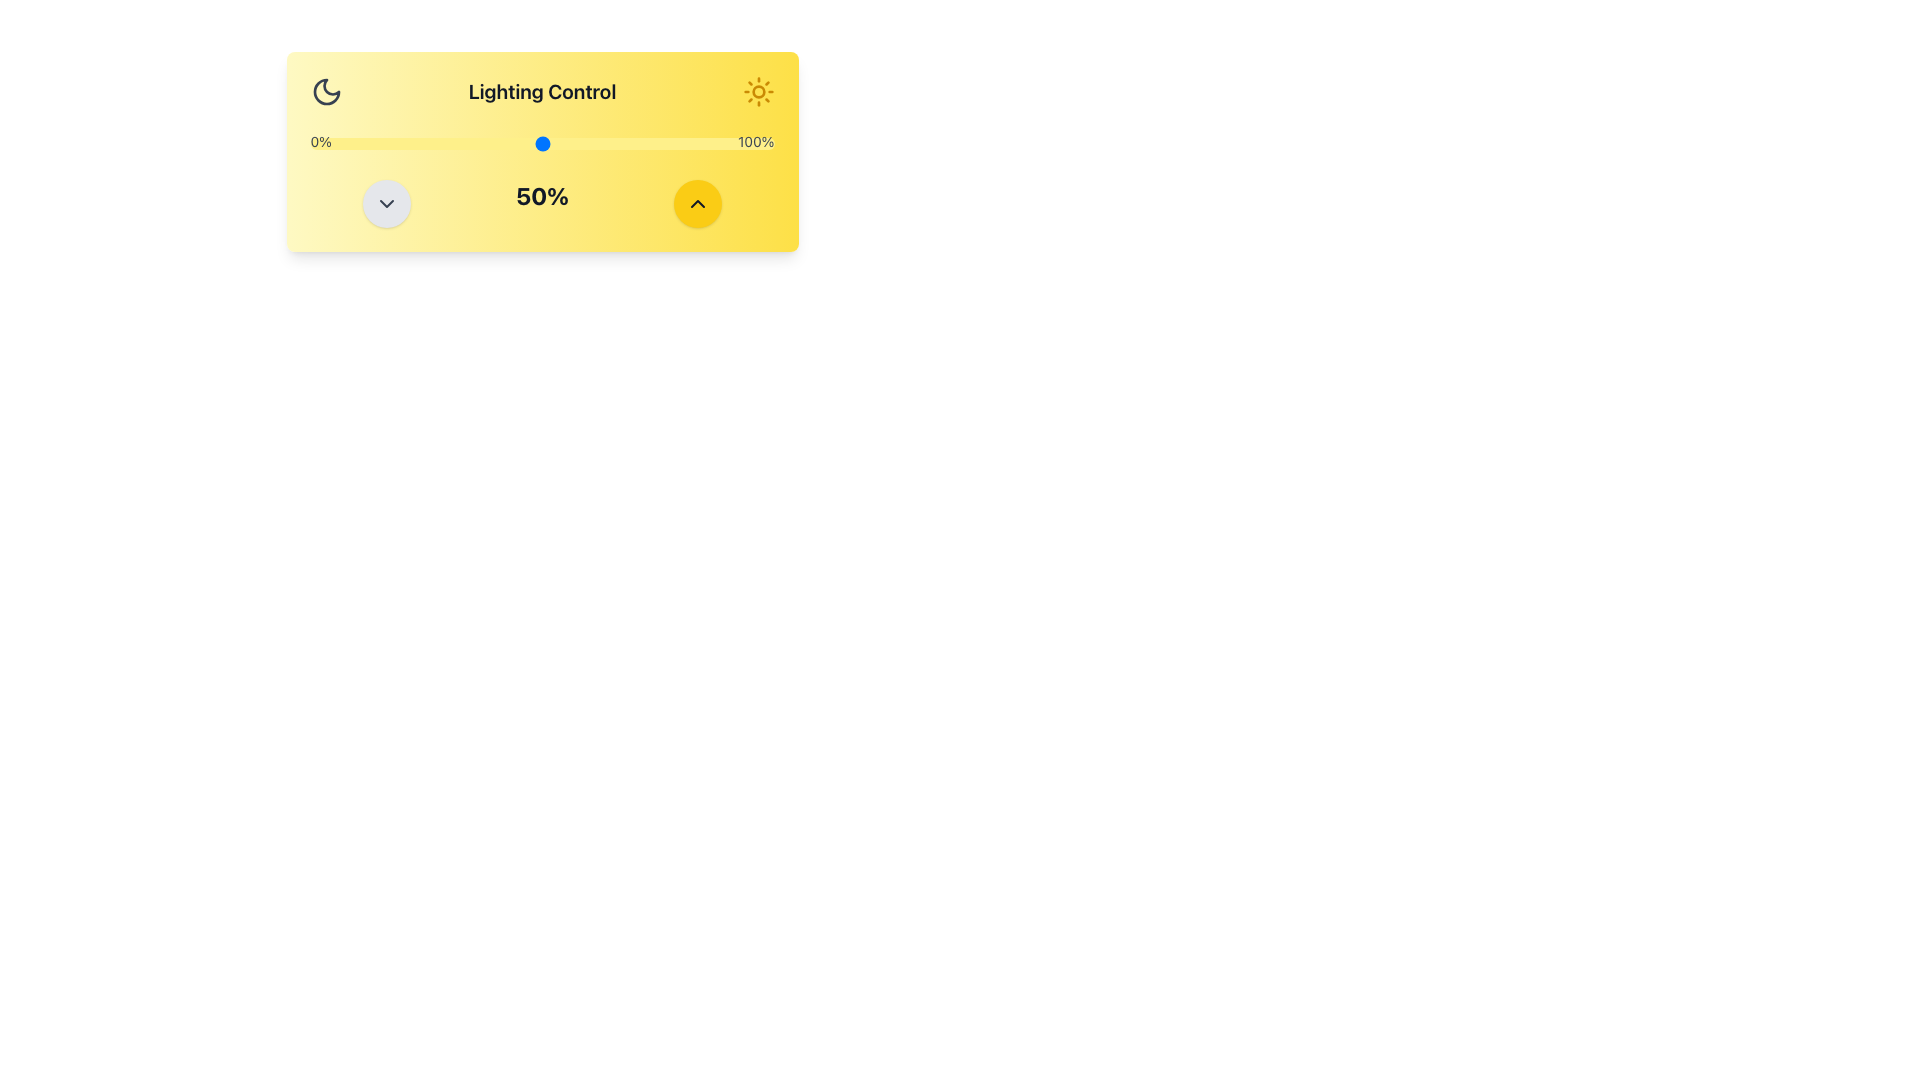 Image resolution: width=1920 pixels, height=1080 pixels. What do you see at coordinates (366, 142) in the screenshot?
I see `the lighting intensity` at bounding box center [366, 142].